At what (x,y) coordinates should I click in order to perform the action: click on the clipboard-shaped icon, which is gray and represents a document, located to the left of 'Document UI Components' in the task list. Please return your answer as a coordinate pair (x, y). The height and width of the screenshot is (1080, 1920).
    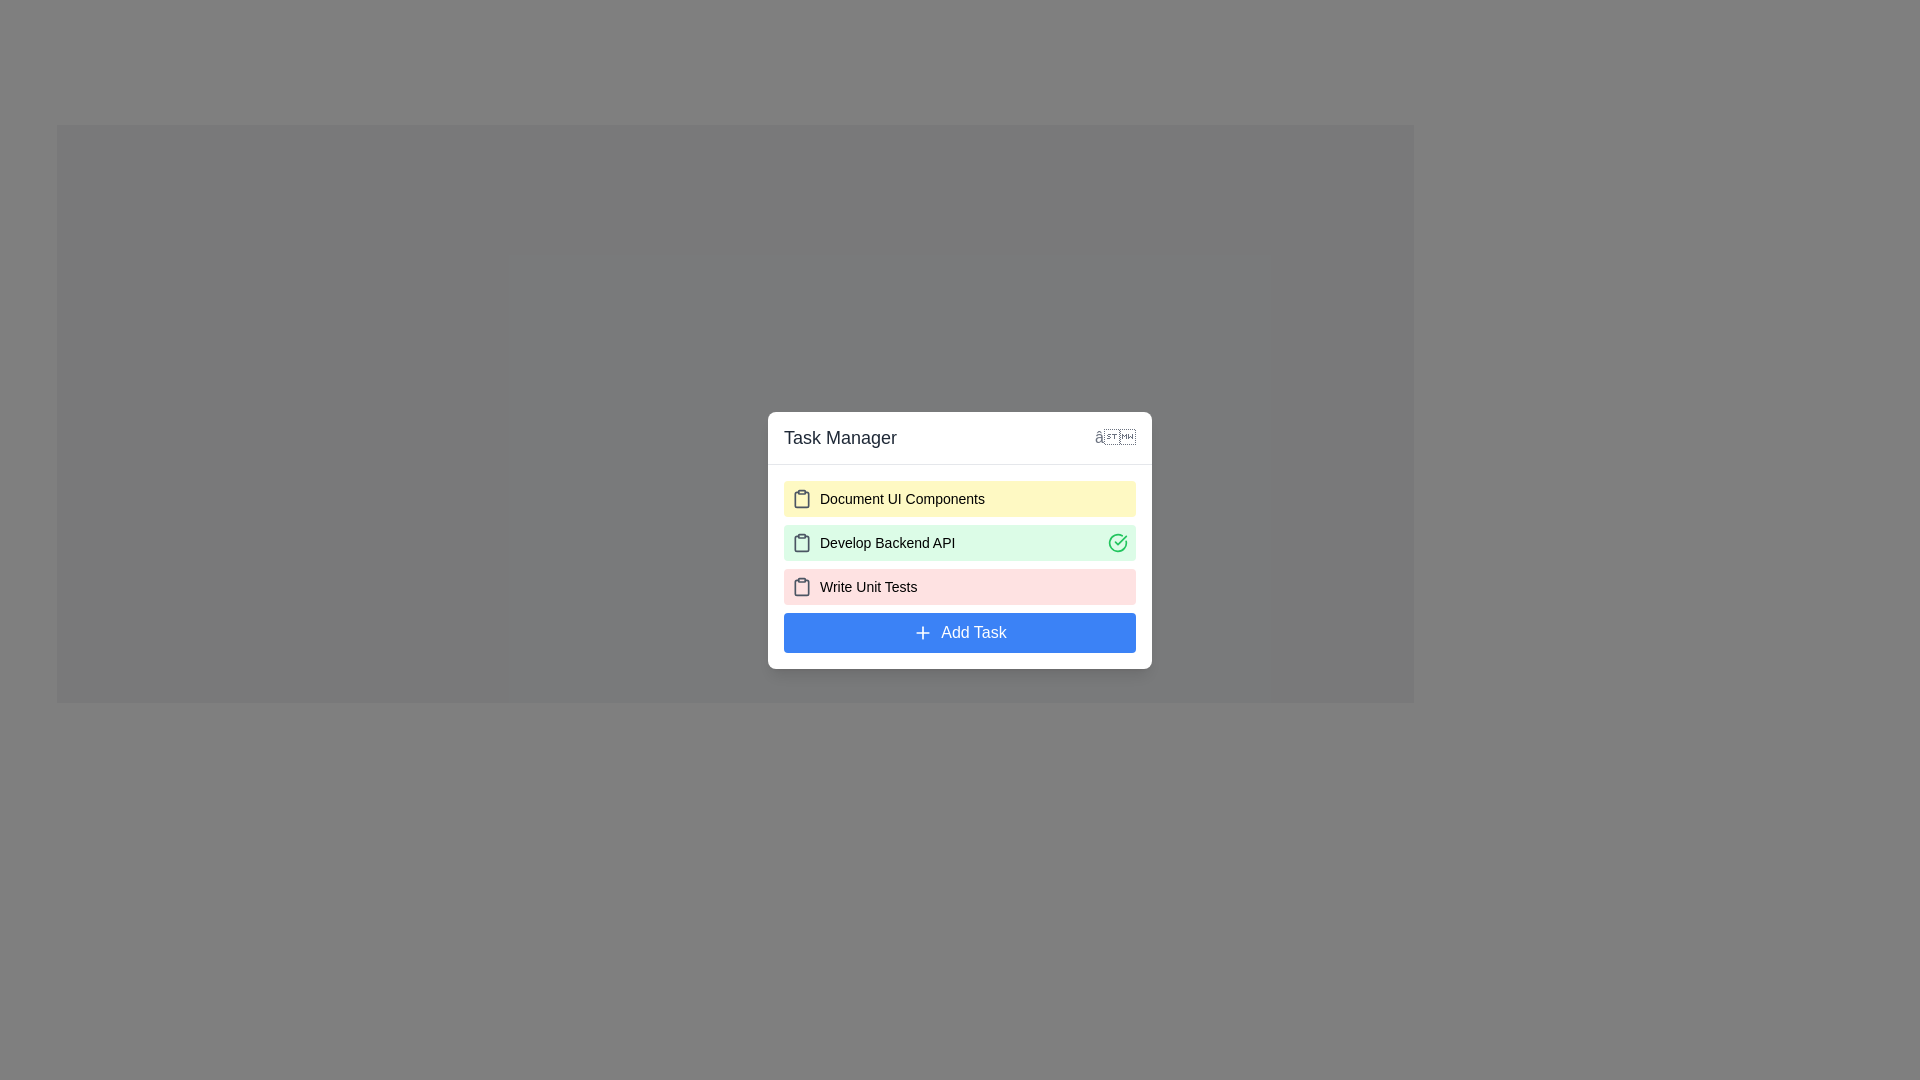
    Looking at the image, I should click on (801, 496).